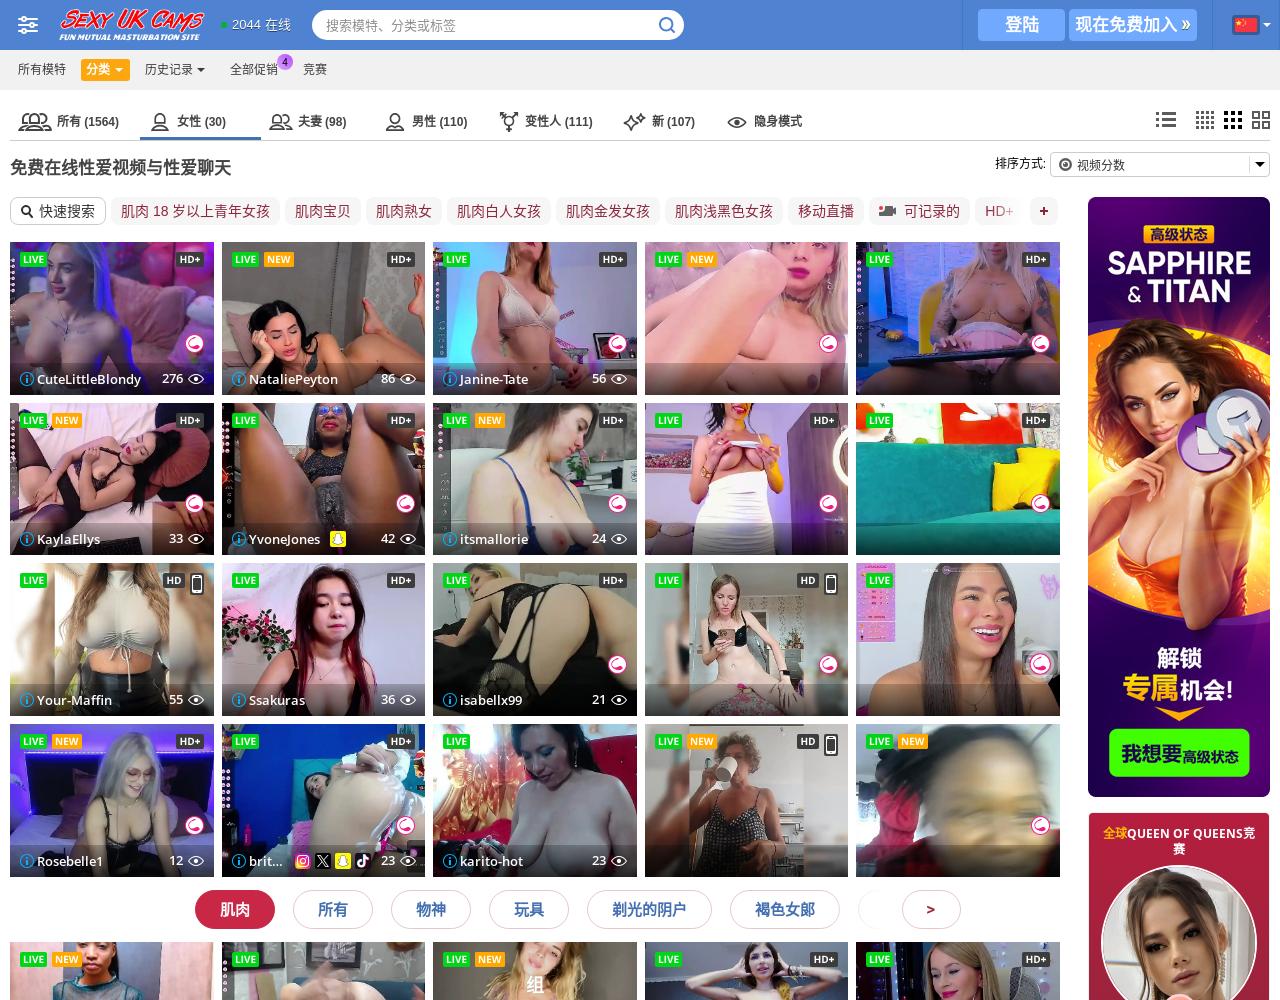 The image size is (1280, 1000). Describe the element at coordinates (247, 378) in the screenshot. I see `'Janine-Tate'` at that location.